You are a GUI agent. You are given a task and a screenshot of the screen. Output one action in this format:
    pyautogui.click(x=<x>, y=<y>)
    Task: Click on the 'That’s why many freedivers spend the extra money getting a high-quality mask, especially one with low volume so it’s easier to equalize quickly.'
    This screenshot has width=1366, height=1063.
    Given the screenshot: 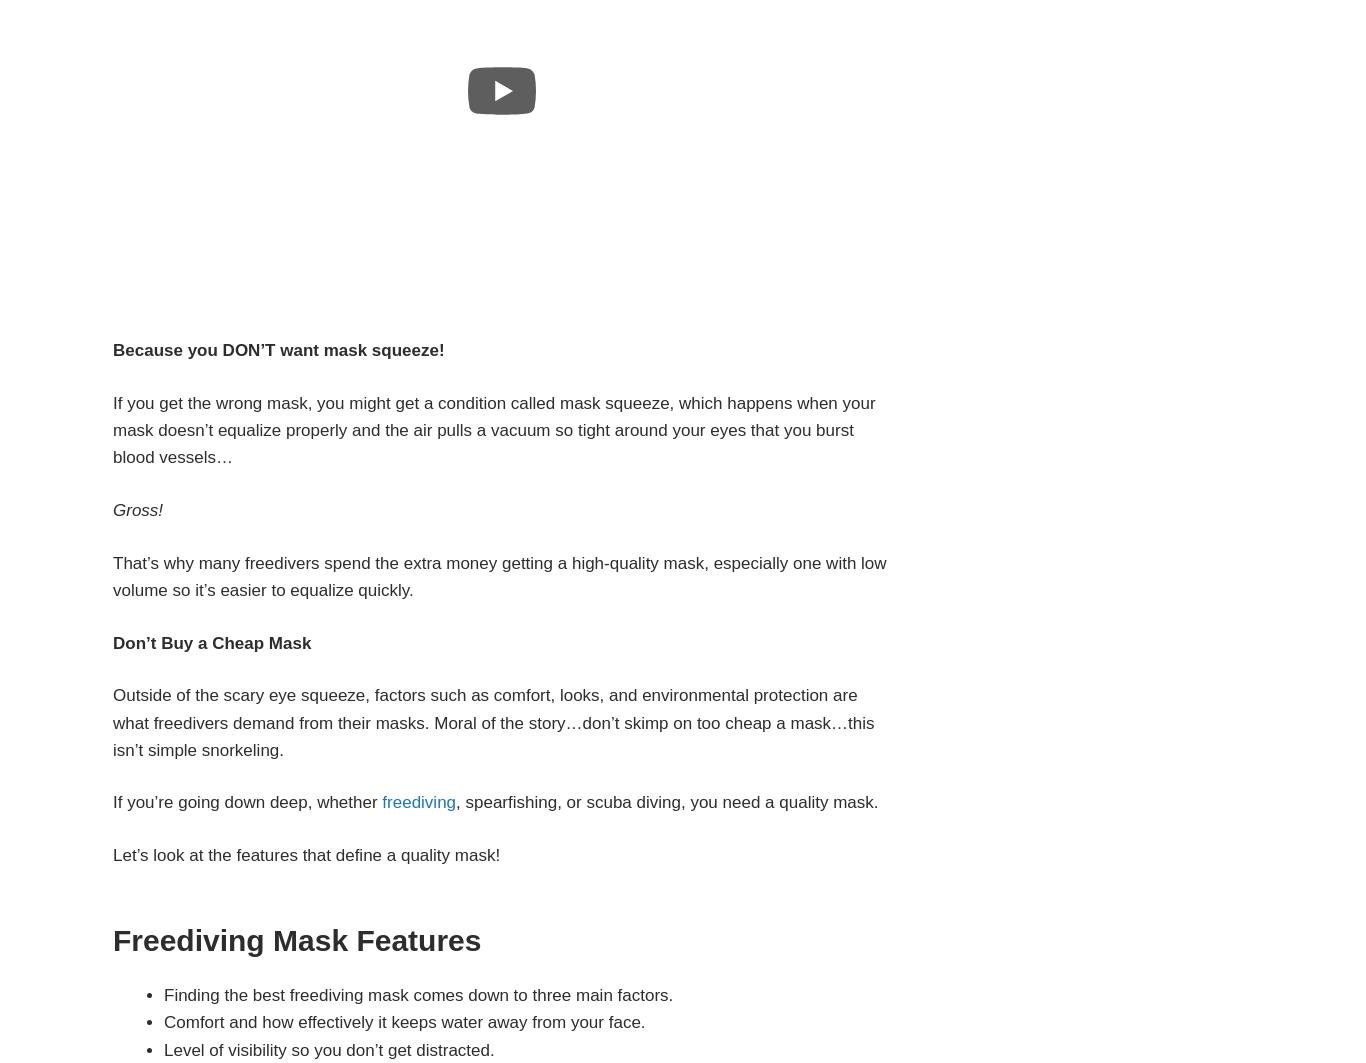 What is the action you would take?
    pyautogui.click(x=499, y=575)
    